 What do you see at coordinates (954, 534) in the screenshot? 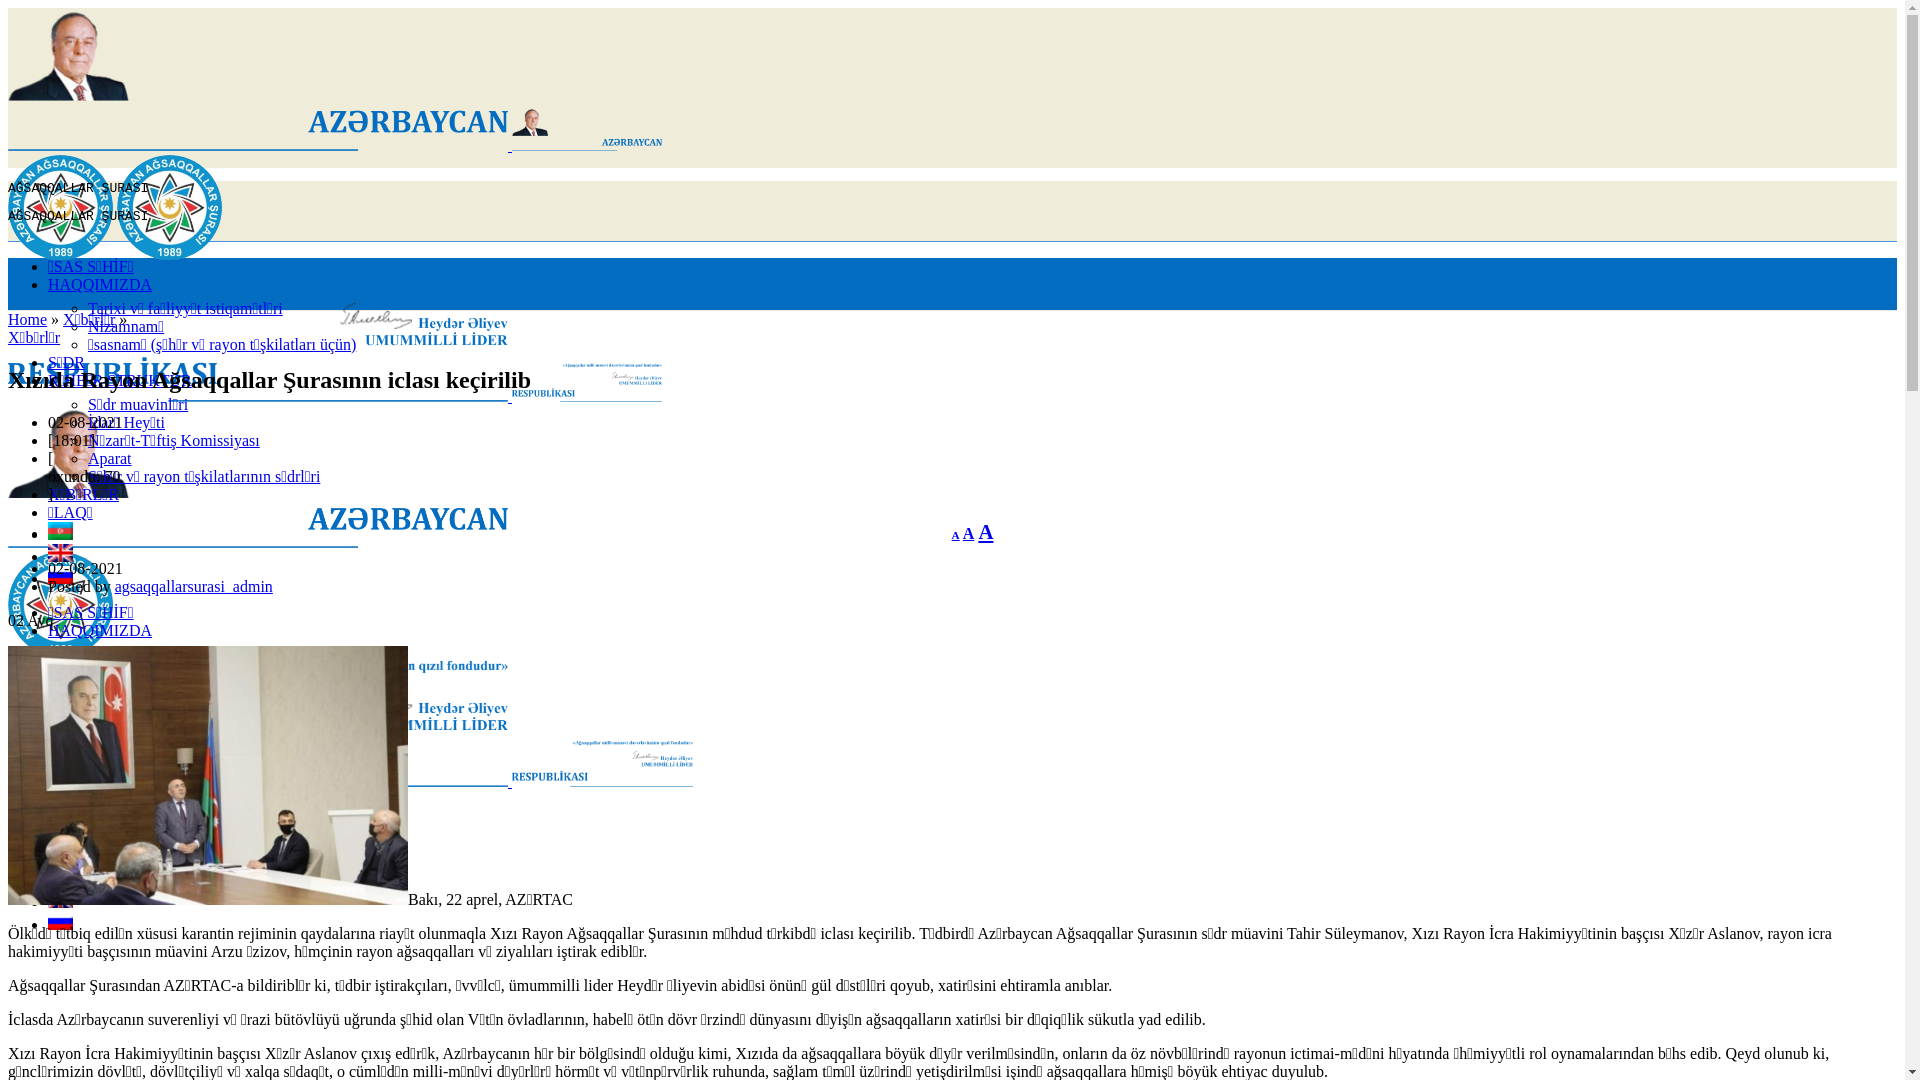
I see `'A` at bounding box center [954, 534].